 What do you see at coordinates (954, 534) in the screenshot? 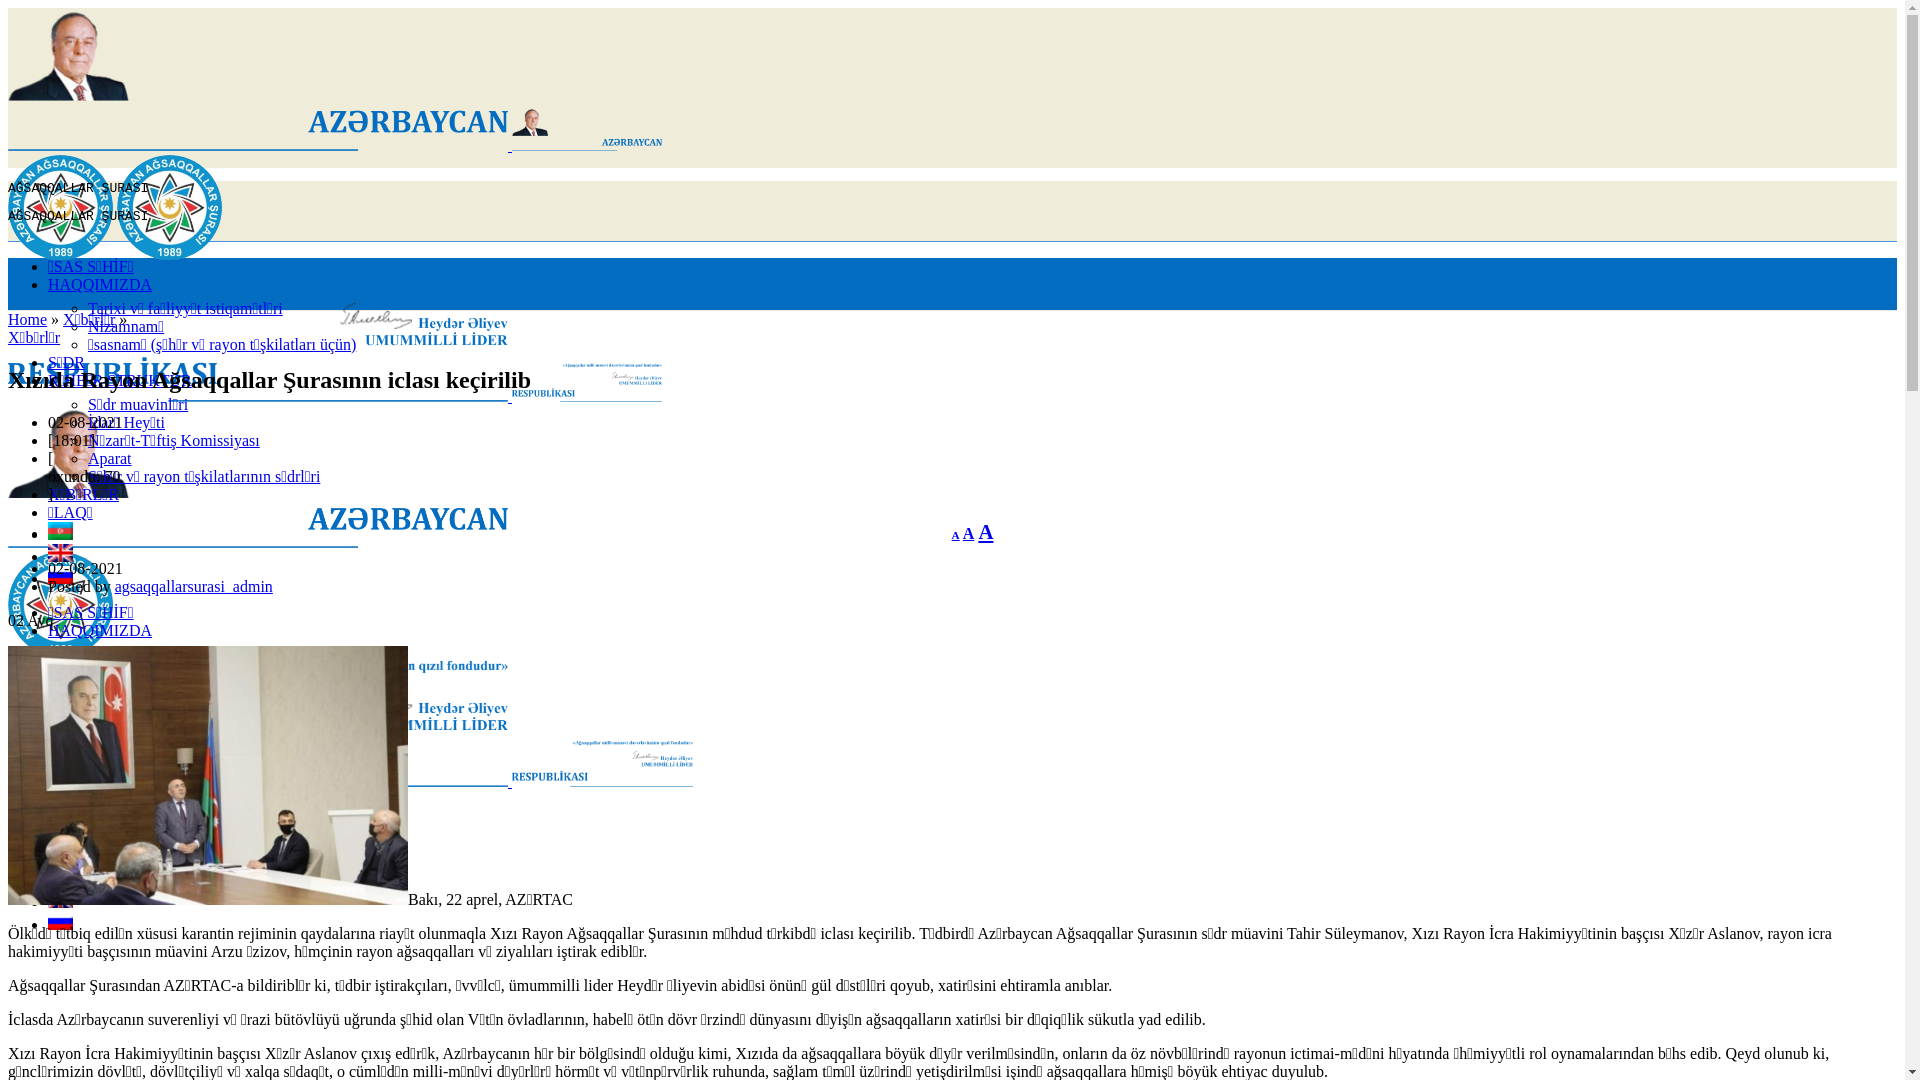
I see `'A` at bounding box center [954, 534].